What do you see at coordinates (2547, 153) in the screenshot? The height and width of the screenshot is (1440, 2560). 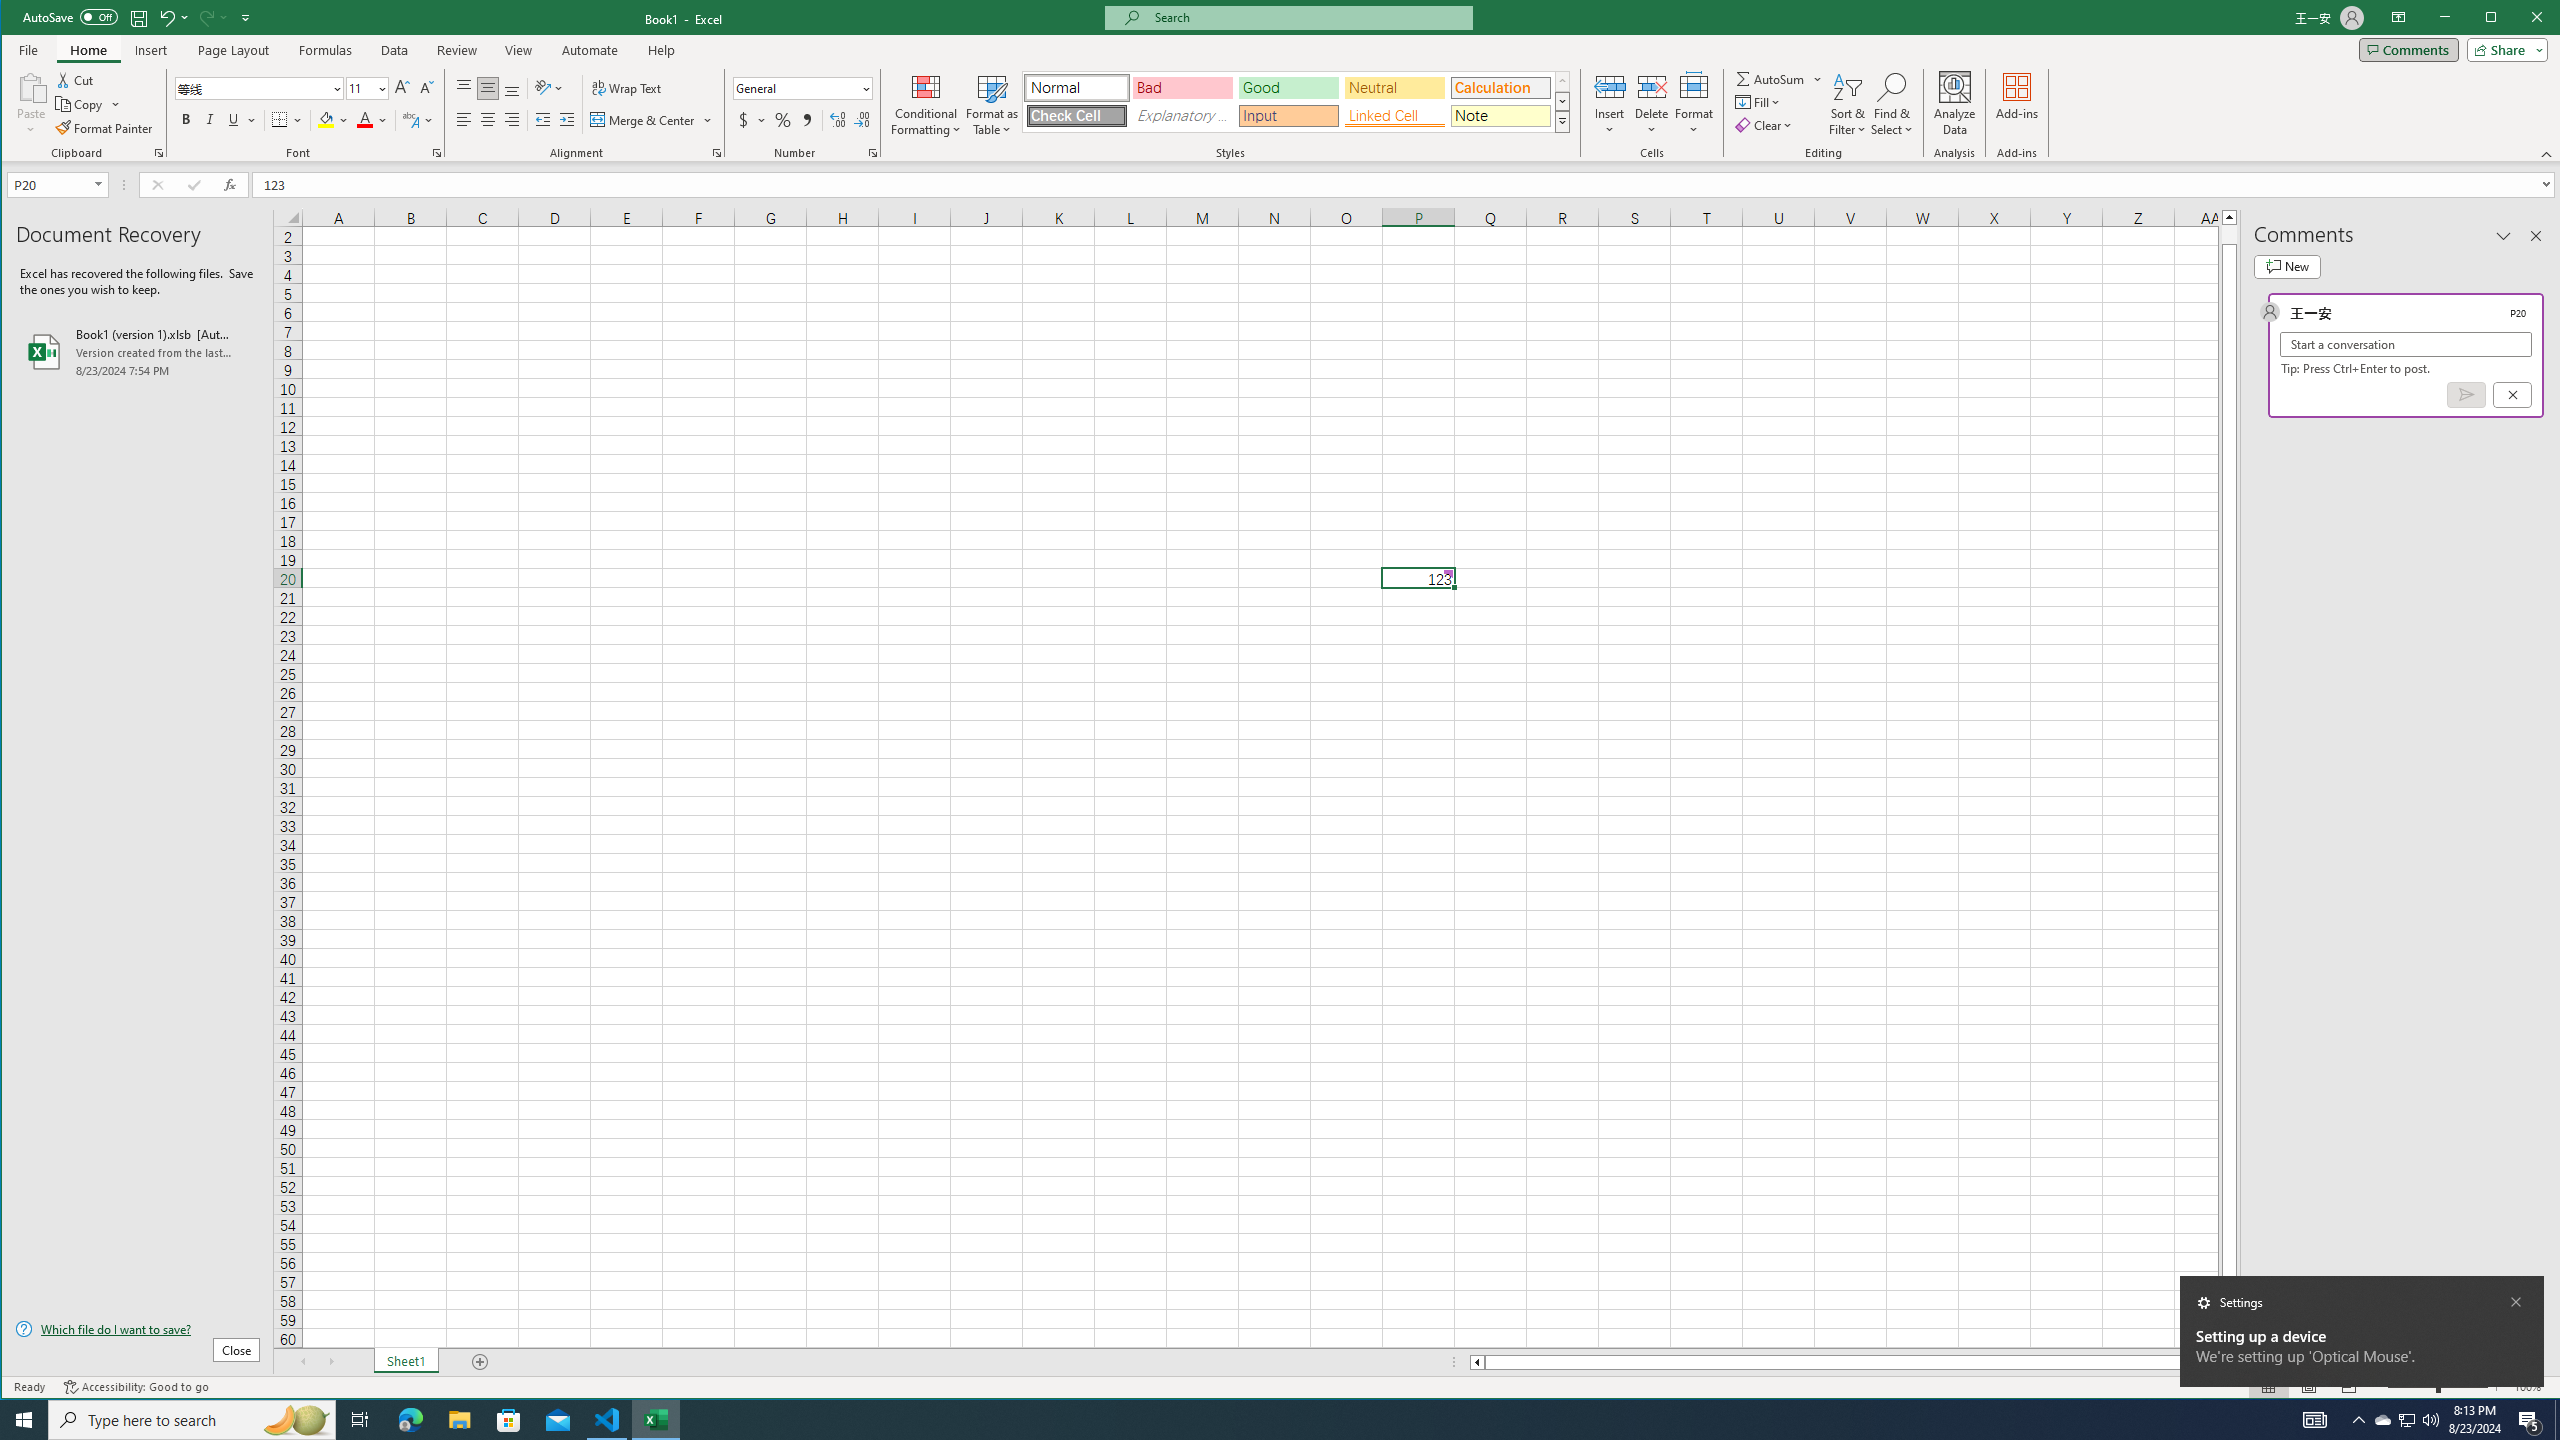 I see `'Collapse the Ribbon'` at bounding box center [2547, 153].